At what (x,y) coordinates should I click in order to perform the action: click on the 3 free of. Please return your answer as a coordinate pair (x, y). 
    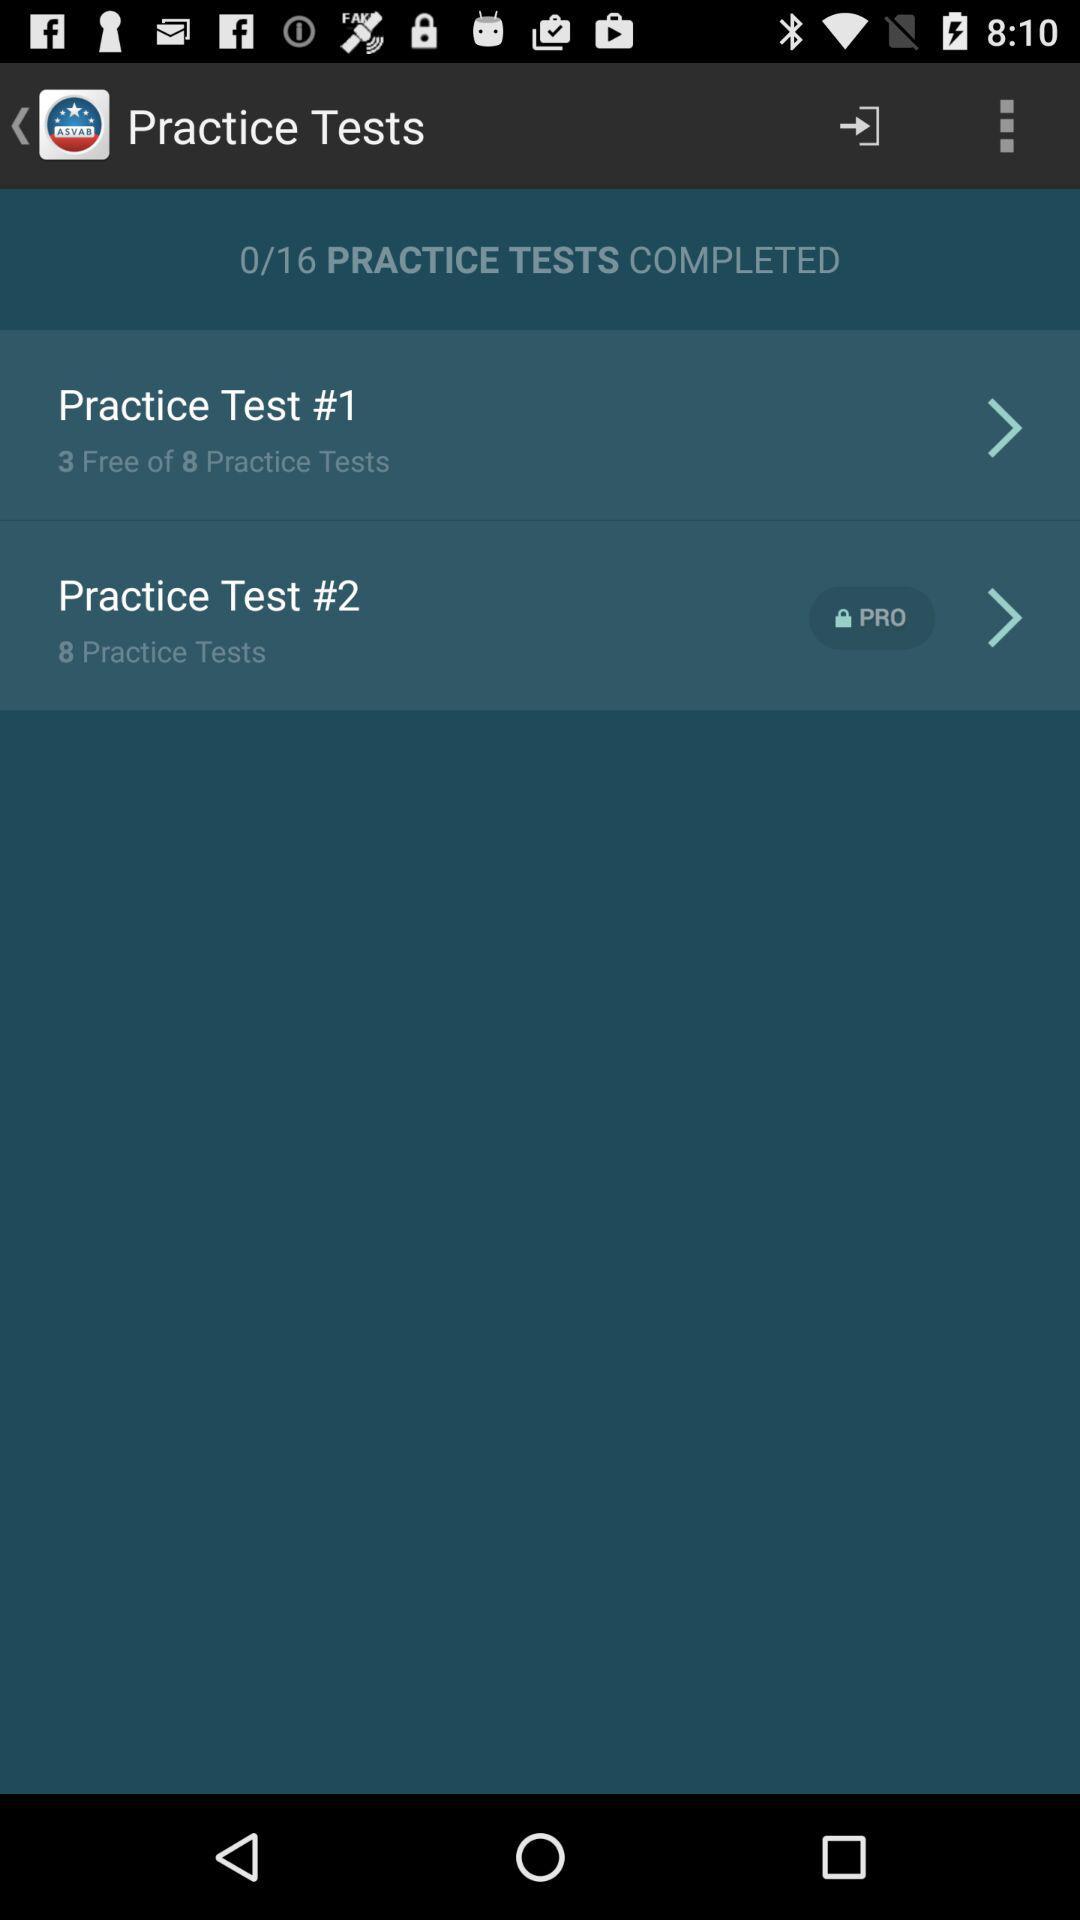
    Looking at the image, I should click on (223, 459).